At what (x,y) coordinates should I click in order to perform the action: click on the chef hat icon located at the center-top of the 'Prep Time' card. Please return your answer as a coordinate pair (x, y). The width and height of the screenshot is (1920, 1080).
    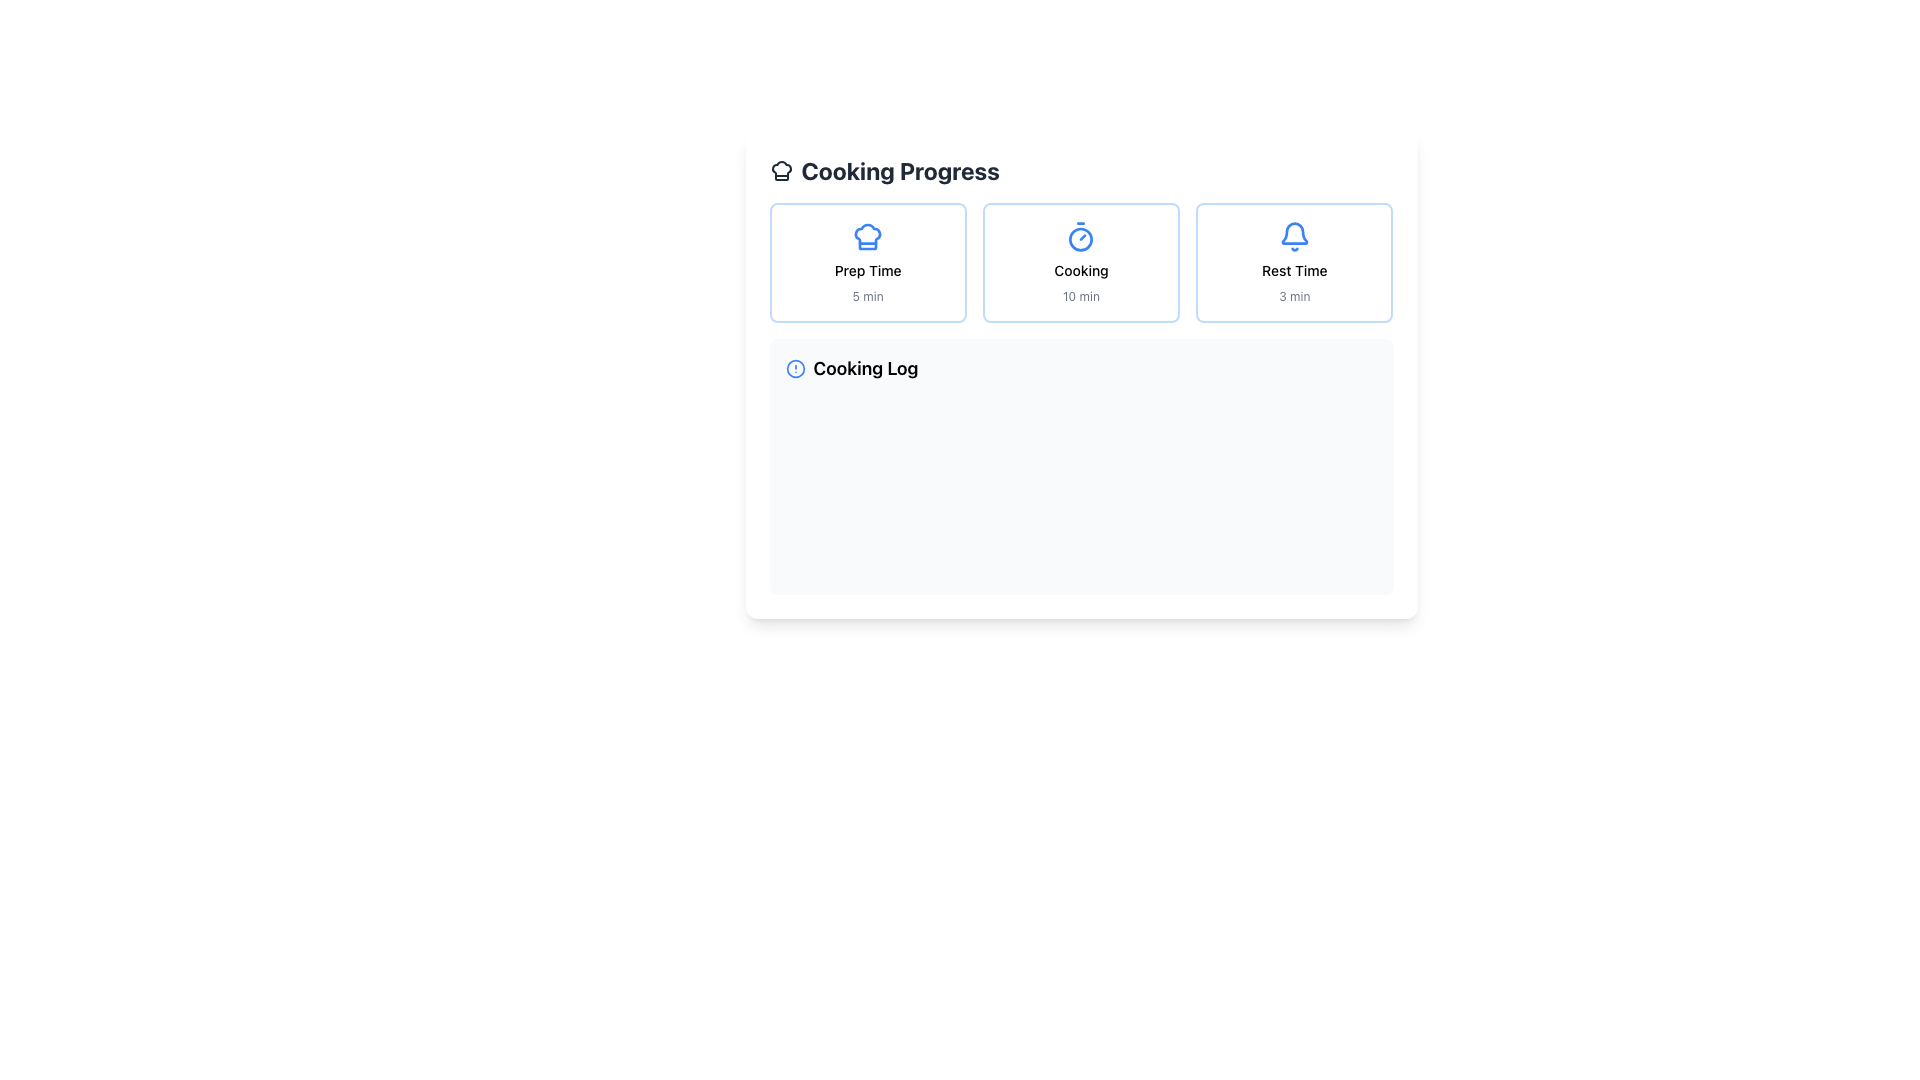
    Looking at the image, I should click on (868, 235).